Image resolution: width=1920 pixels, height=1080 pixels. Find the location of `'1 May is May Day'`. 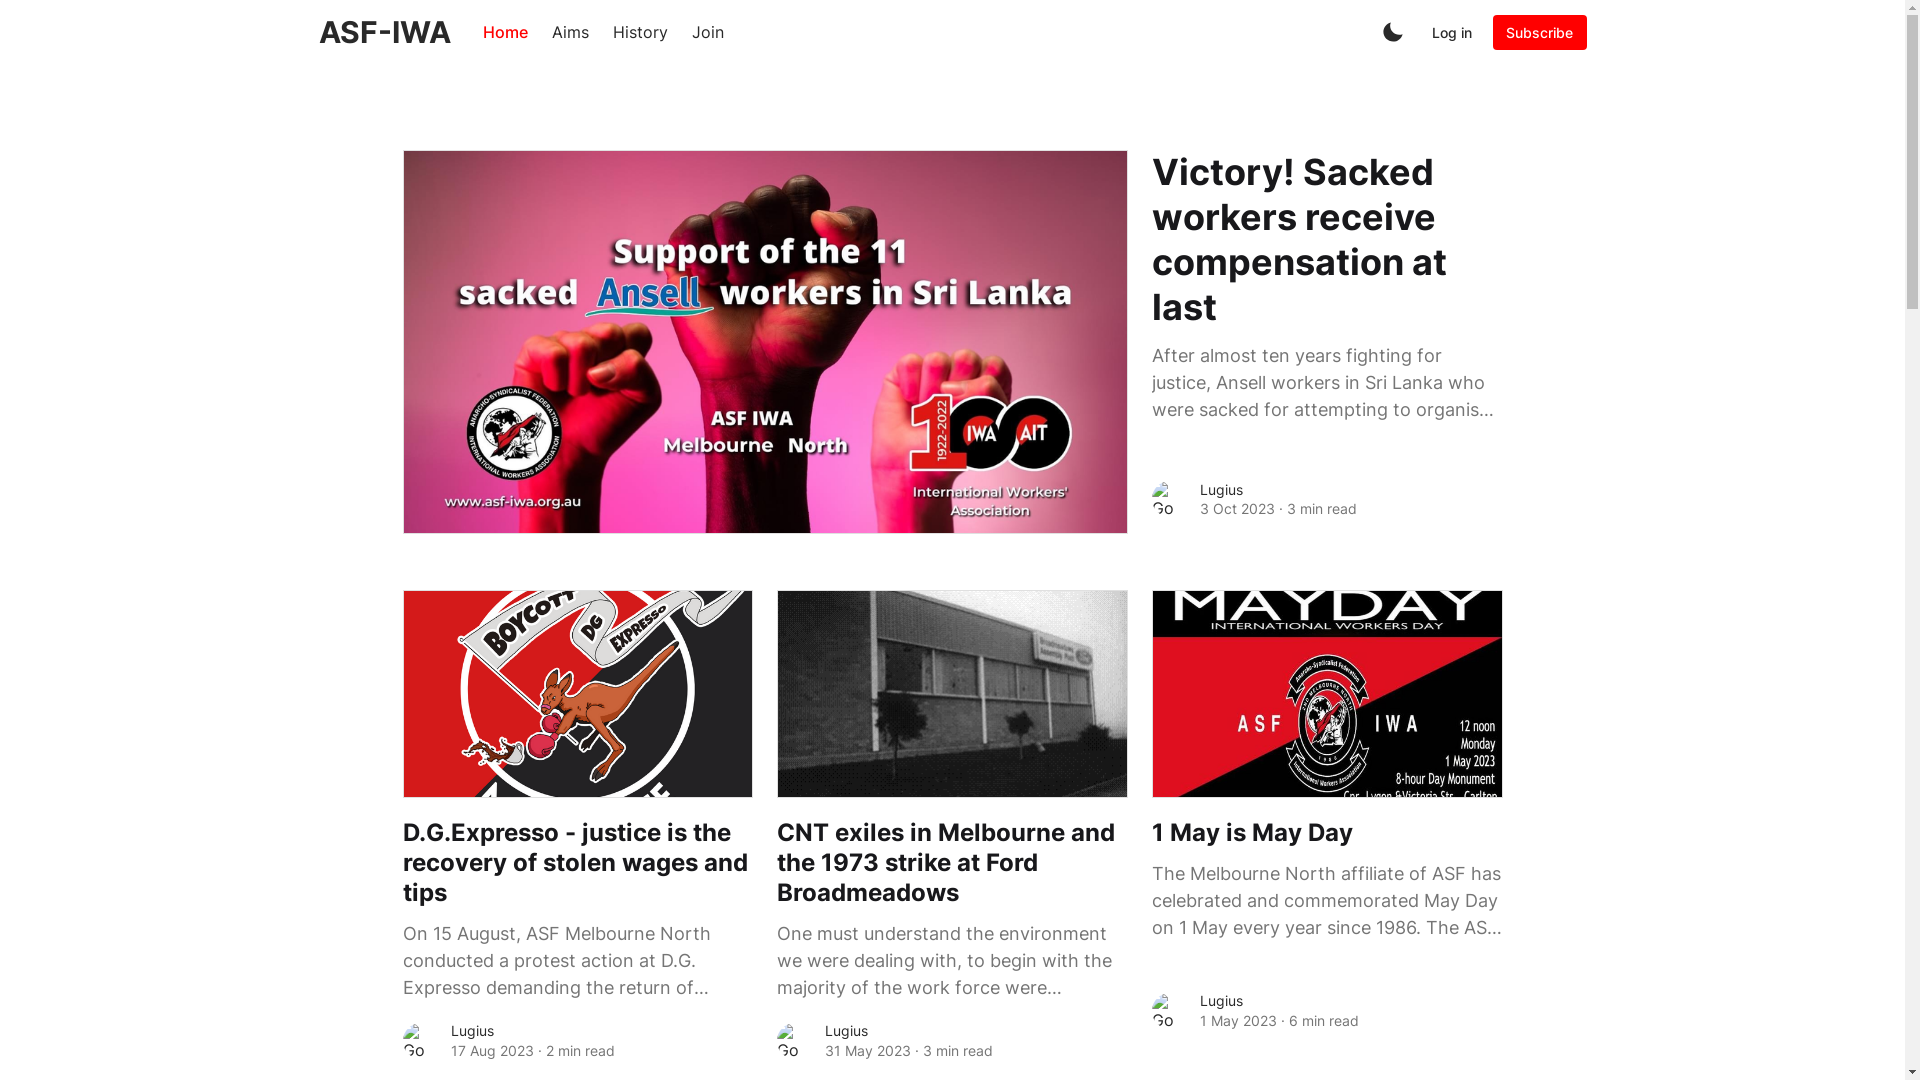

'1 May is May Day' is located at coordinates (1327, 833).